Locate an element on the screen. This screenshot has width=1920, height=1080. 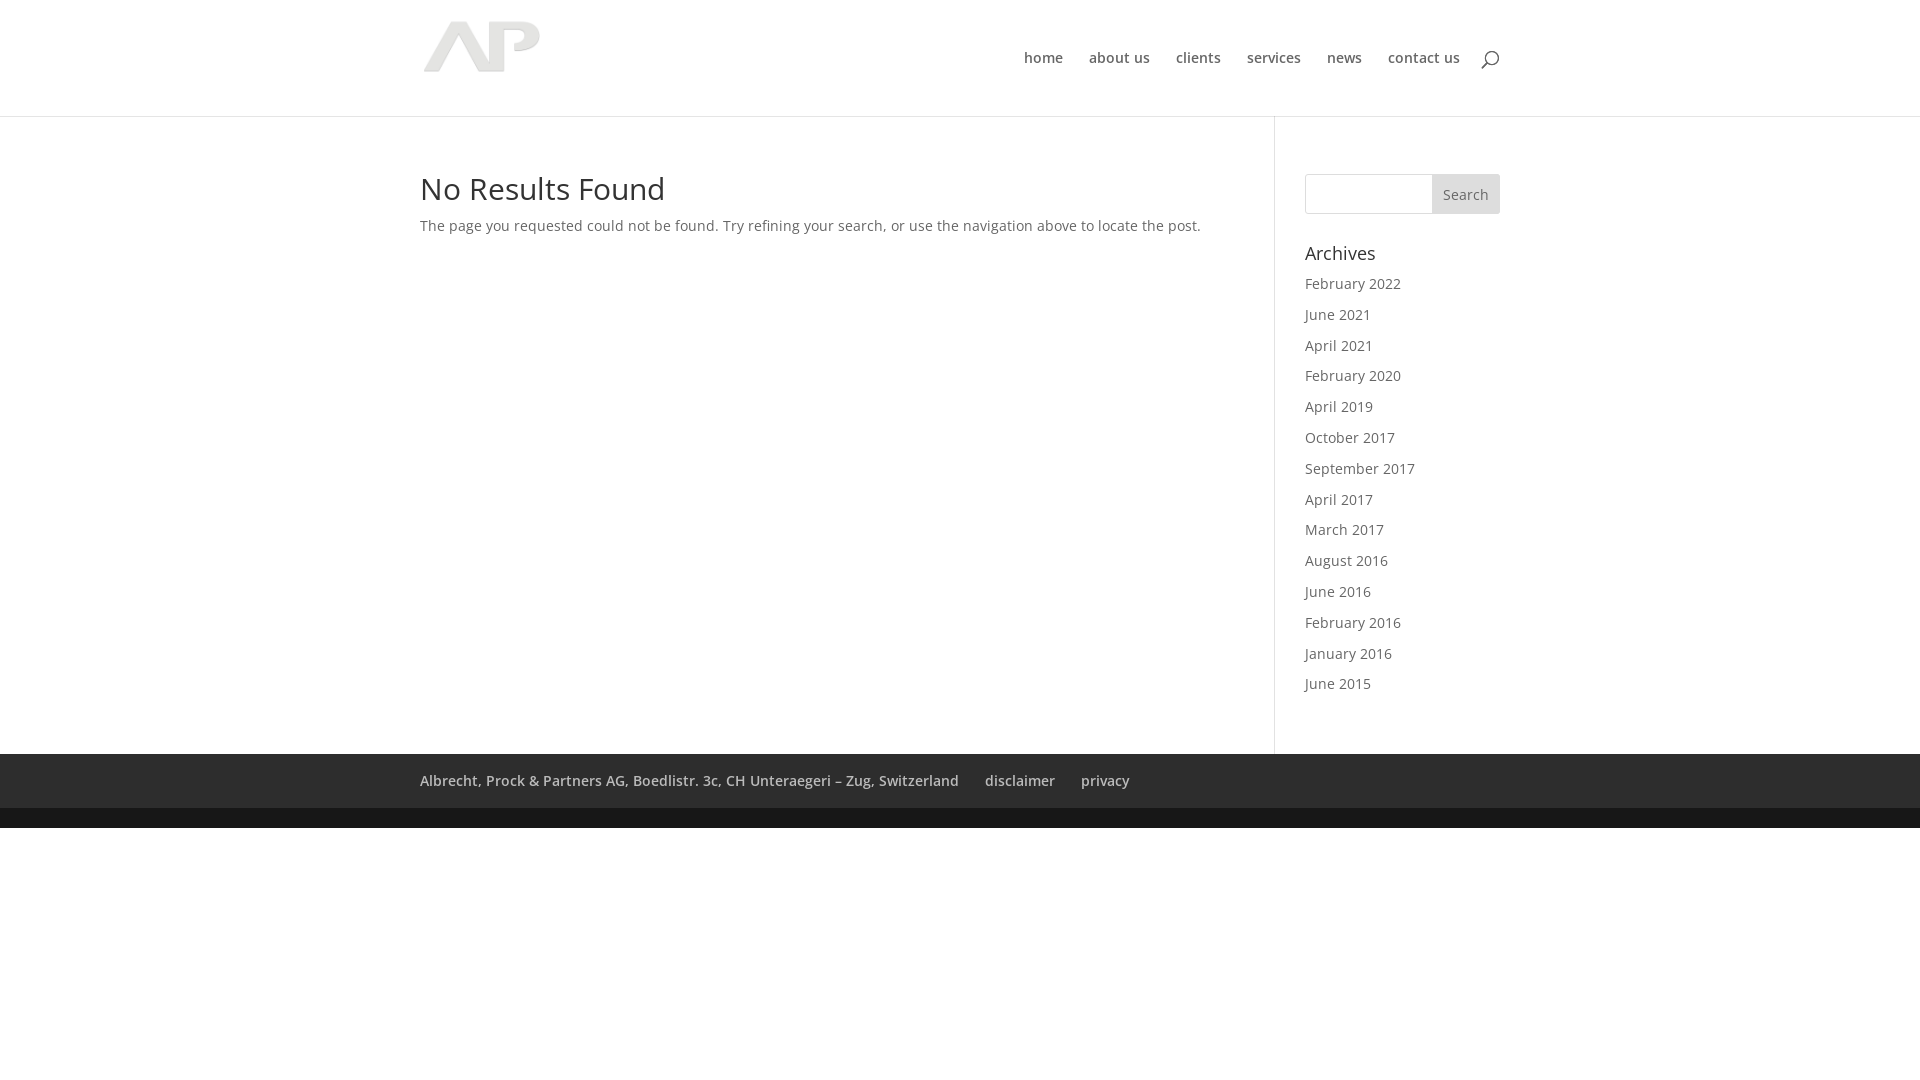
'February 2020' is located at coordinates (1305, 375).